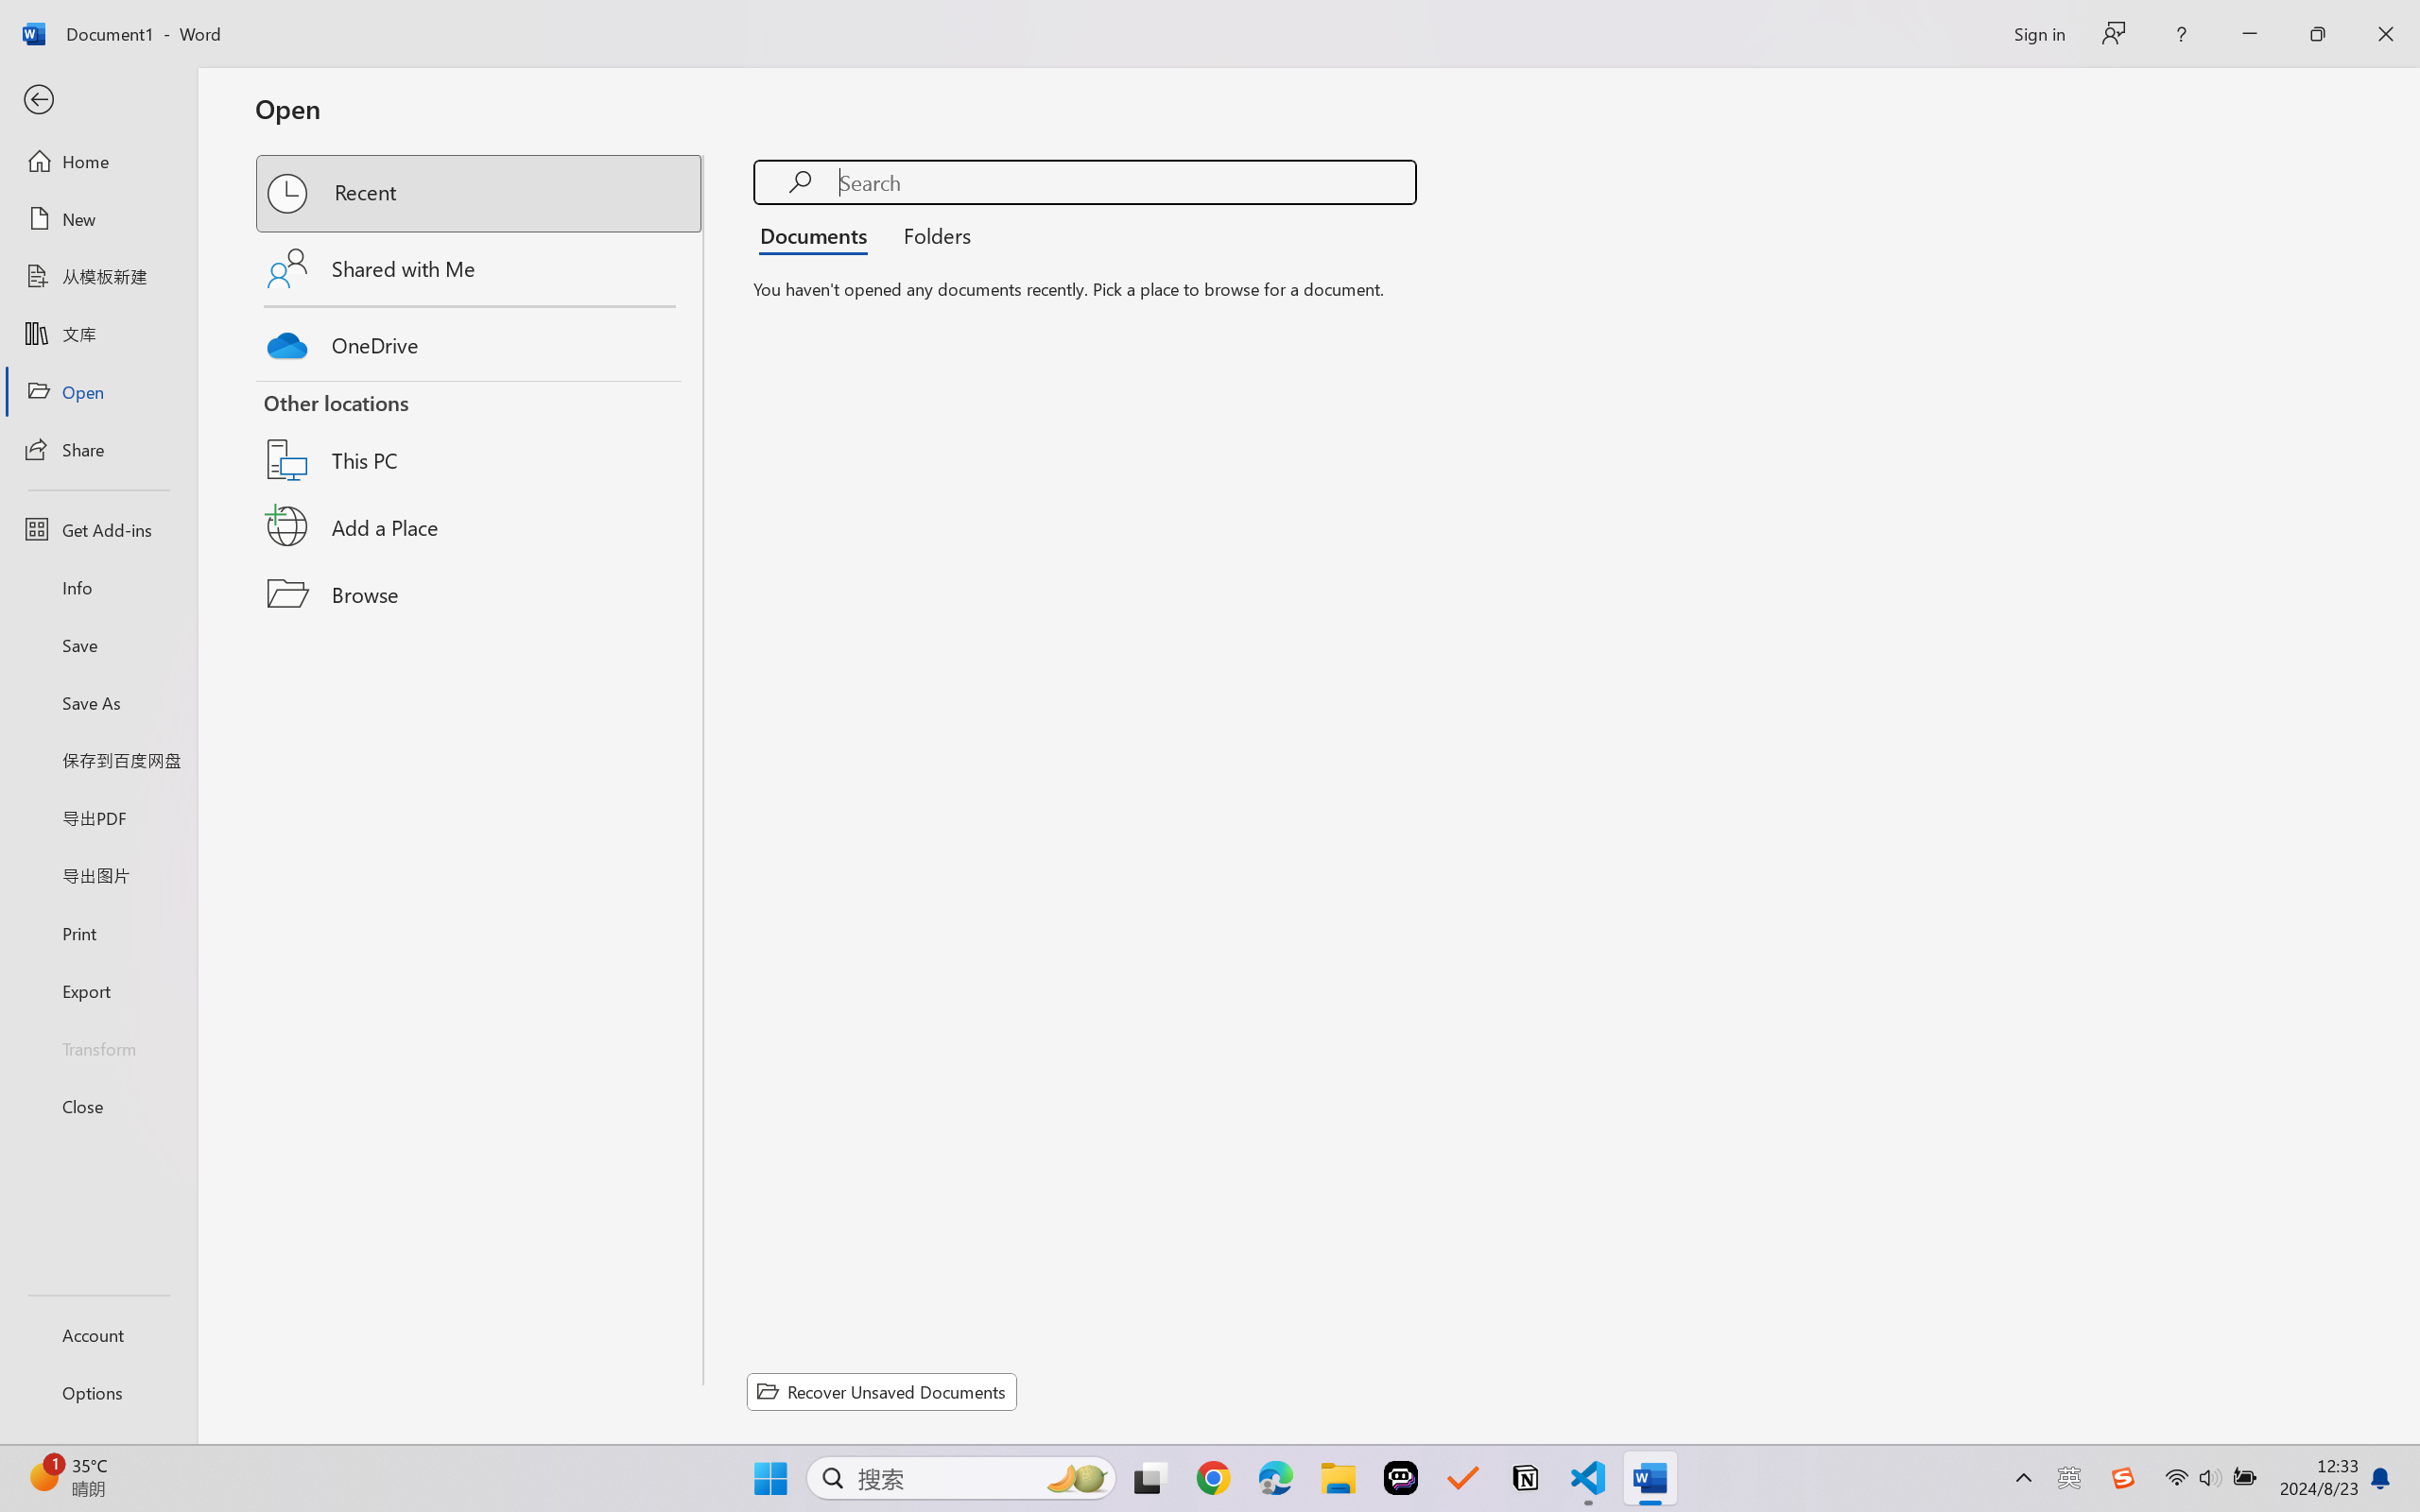 This screenshot has width=2420, height=1512. I want to click on 'Options', so click(97, 1391).